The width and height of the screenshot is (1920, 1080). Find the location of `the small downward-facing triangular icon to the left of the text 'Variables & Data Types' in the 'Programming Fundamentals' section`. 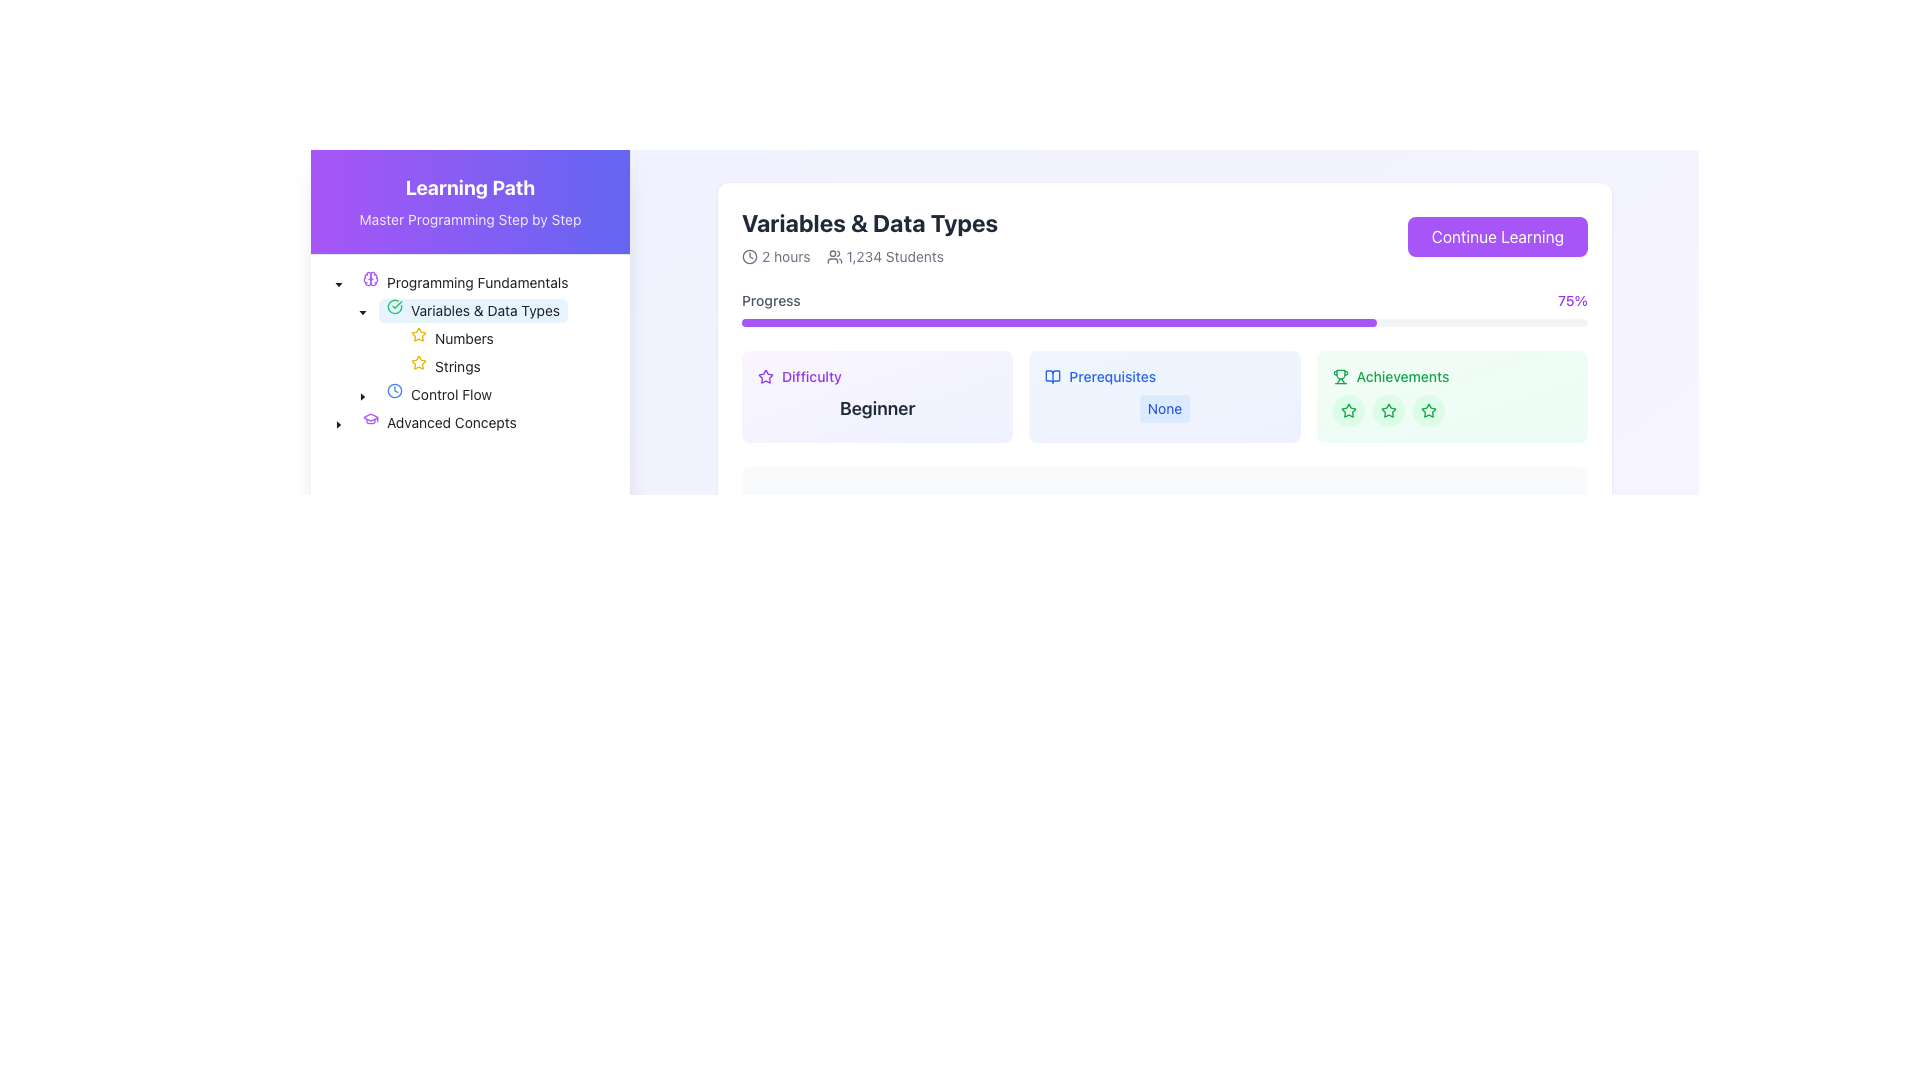

the small downward-facing triangular icon to the left of the text 'Variables & Data Types' in the 'Programming Fundamentals' section is located at coordinates (363, 312).